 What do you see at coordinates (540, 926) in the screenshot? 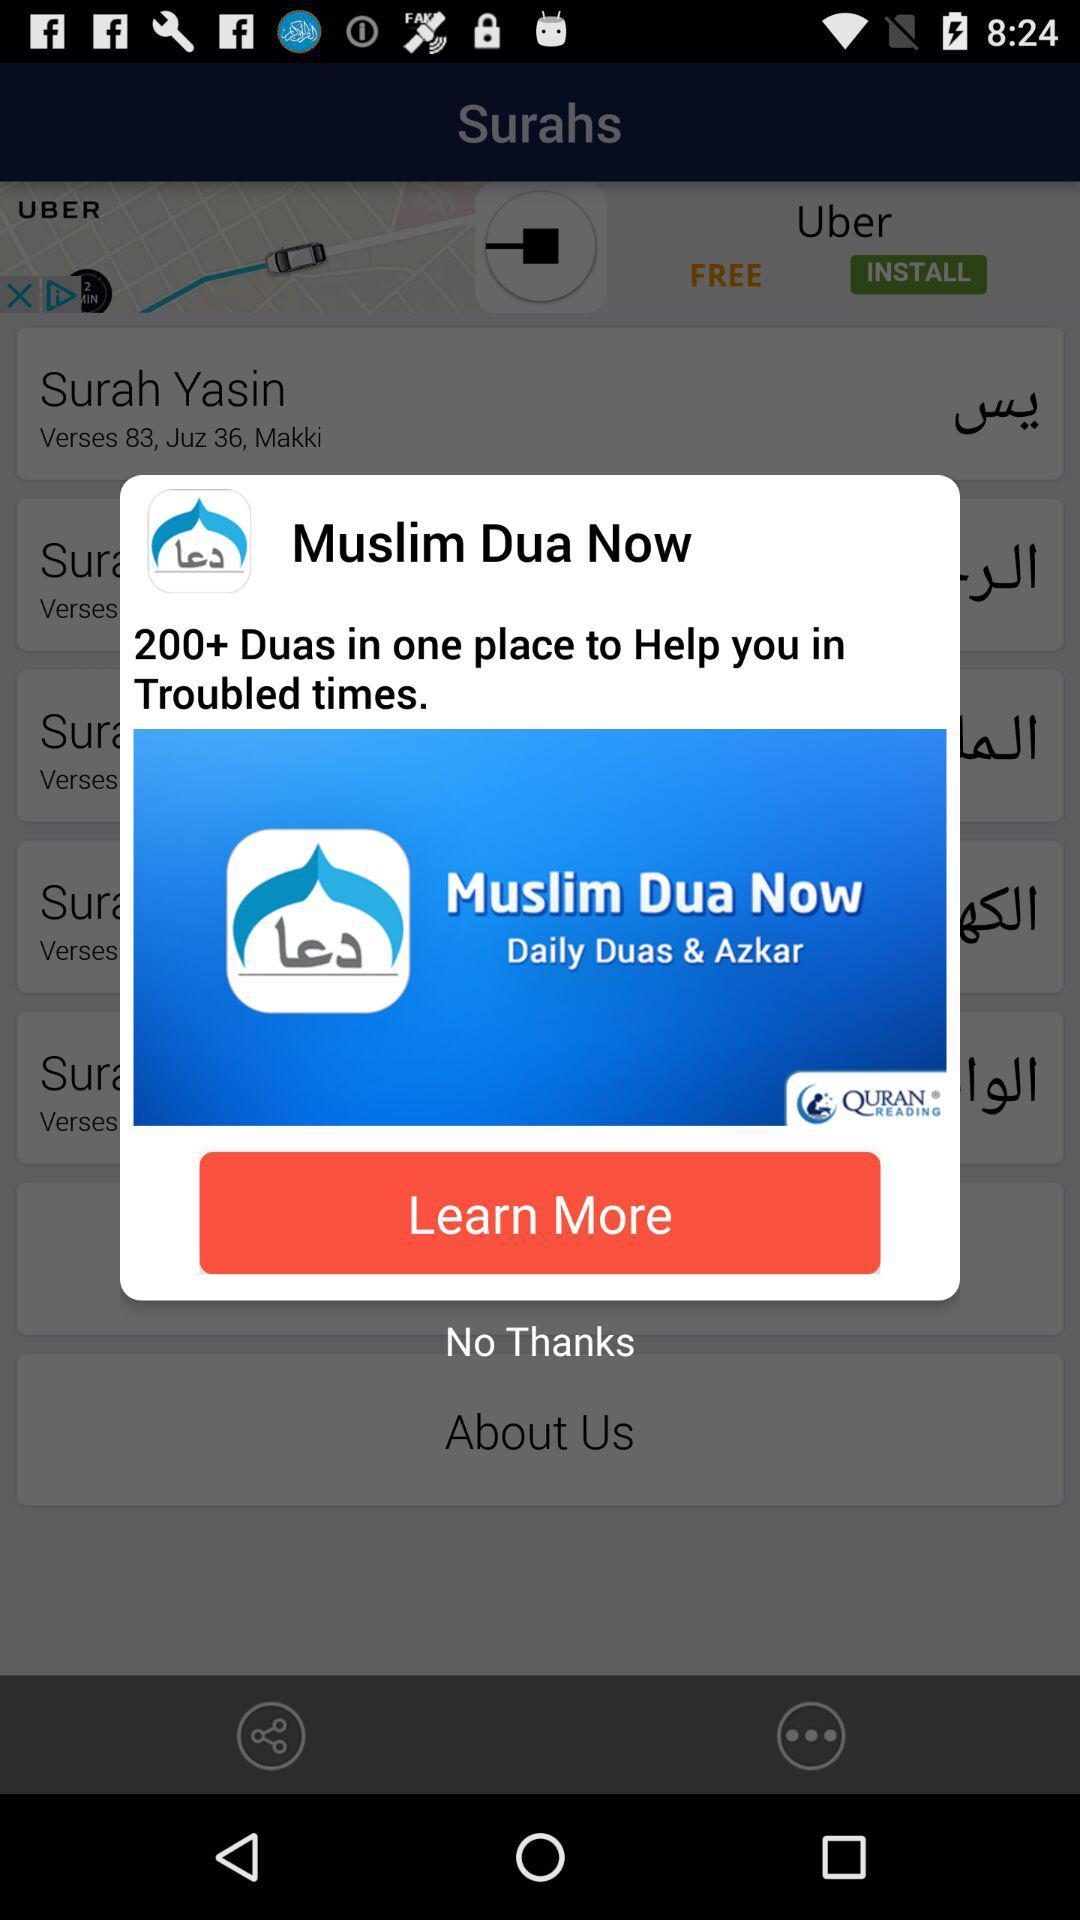
I see `the item below 200 duas in icon` at bounding box center [540, 926].